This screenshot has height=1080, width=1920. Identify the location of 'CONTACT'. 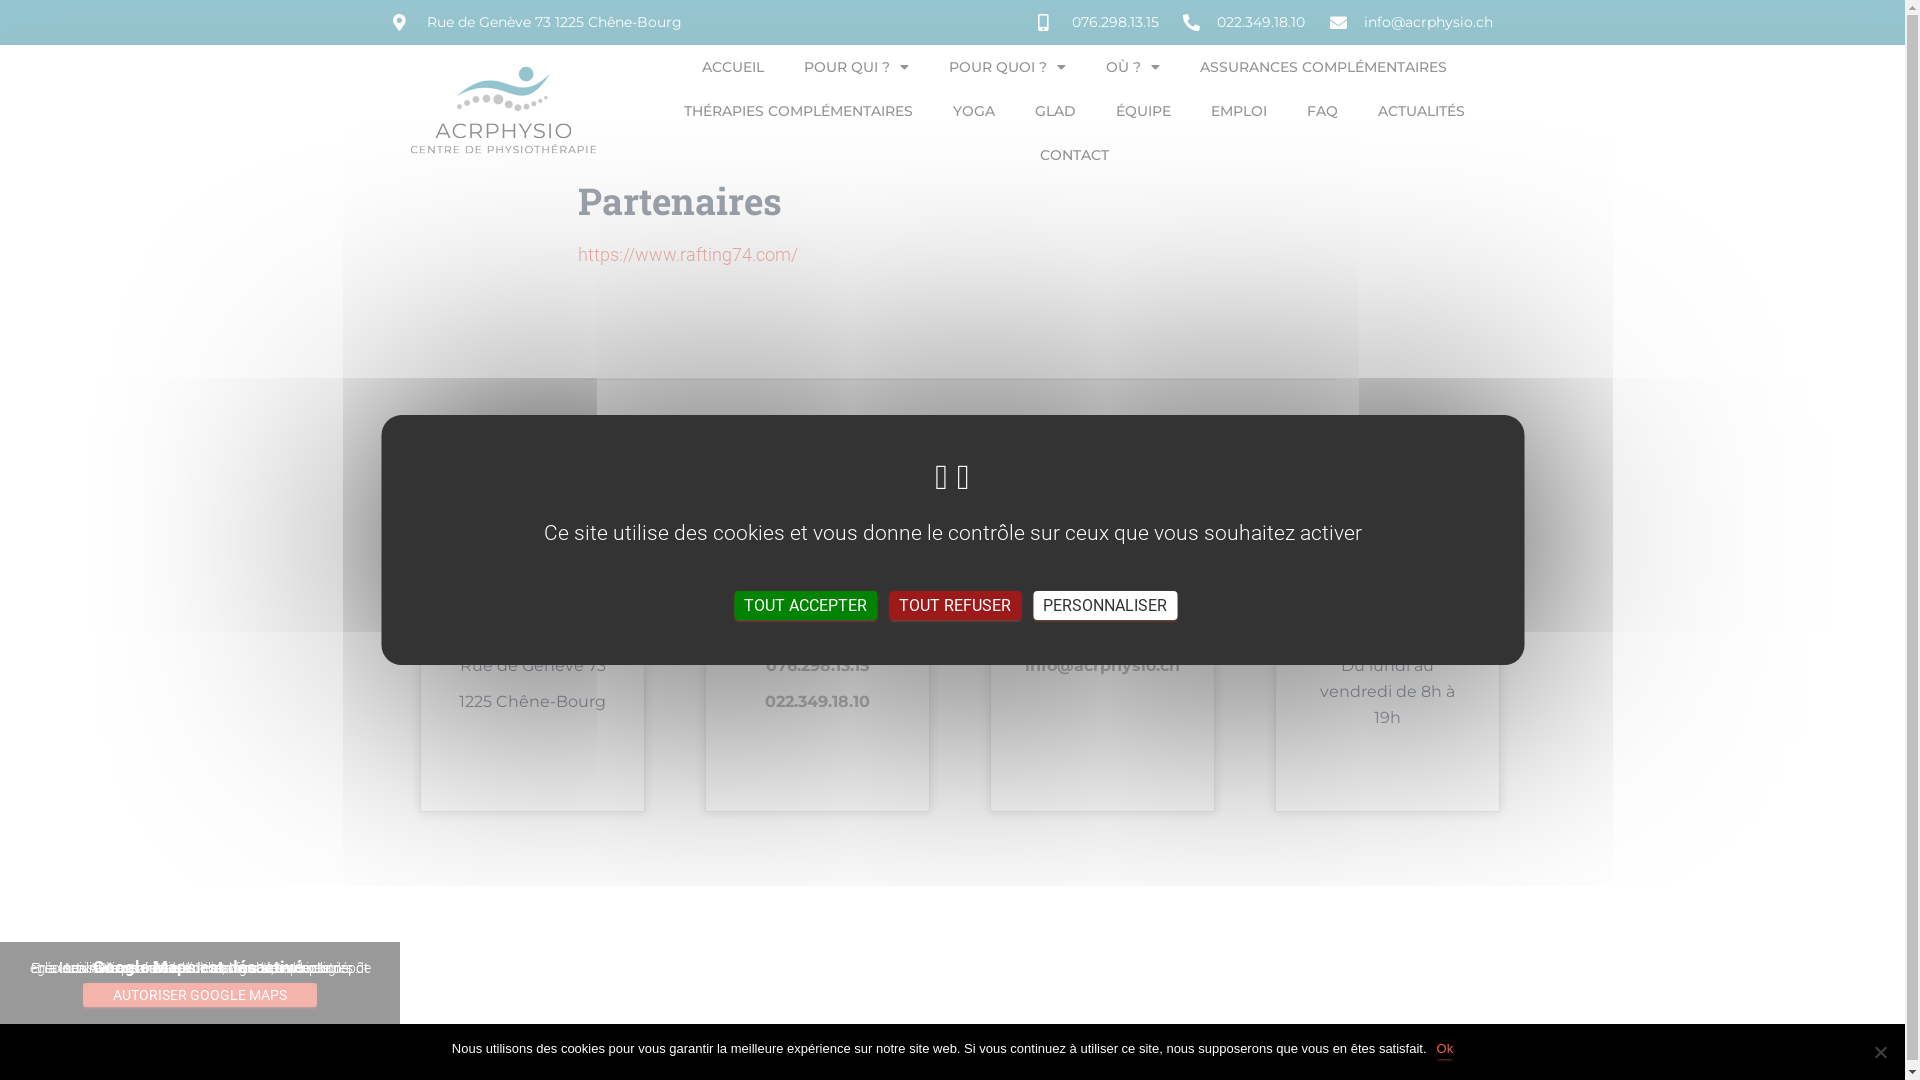
(1073, 153).